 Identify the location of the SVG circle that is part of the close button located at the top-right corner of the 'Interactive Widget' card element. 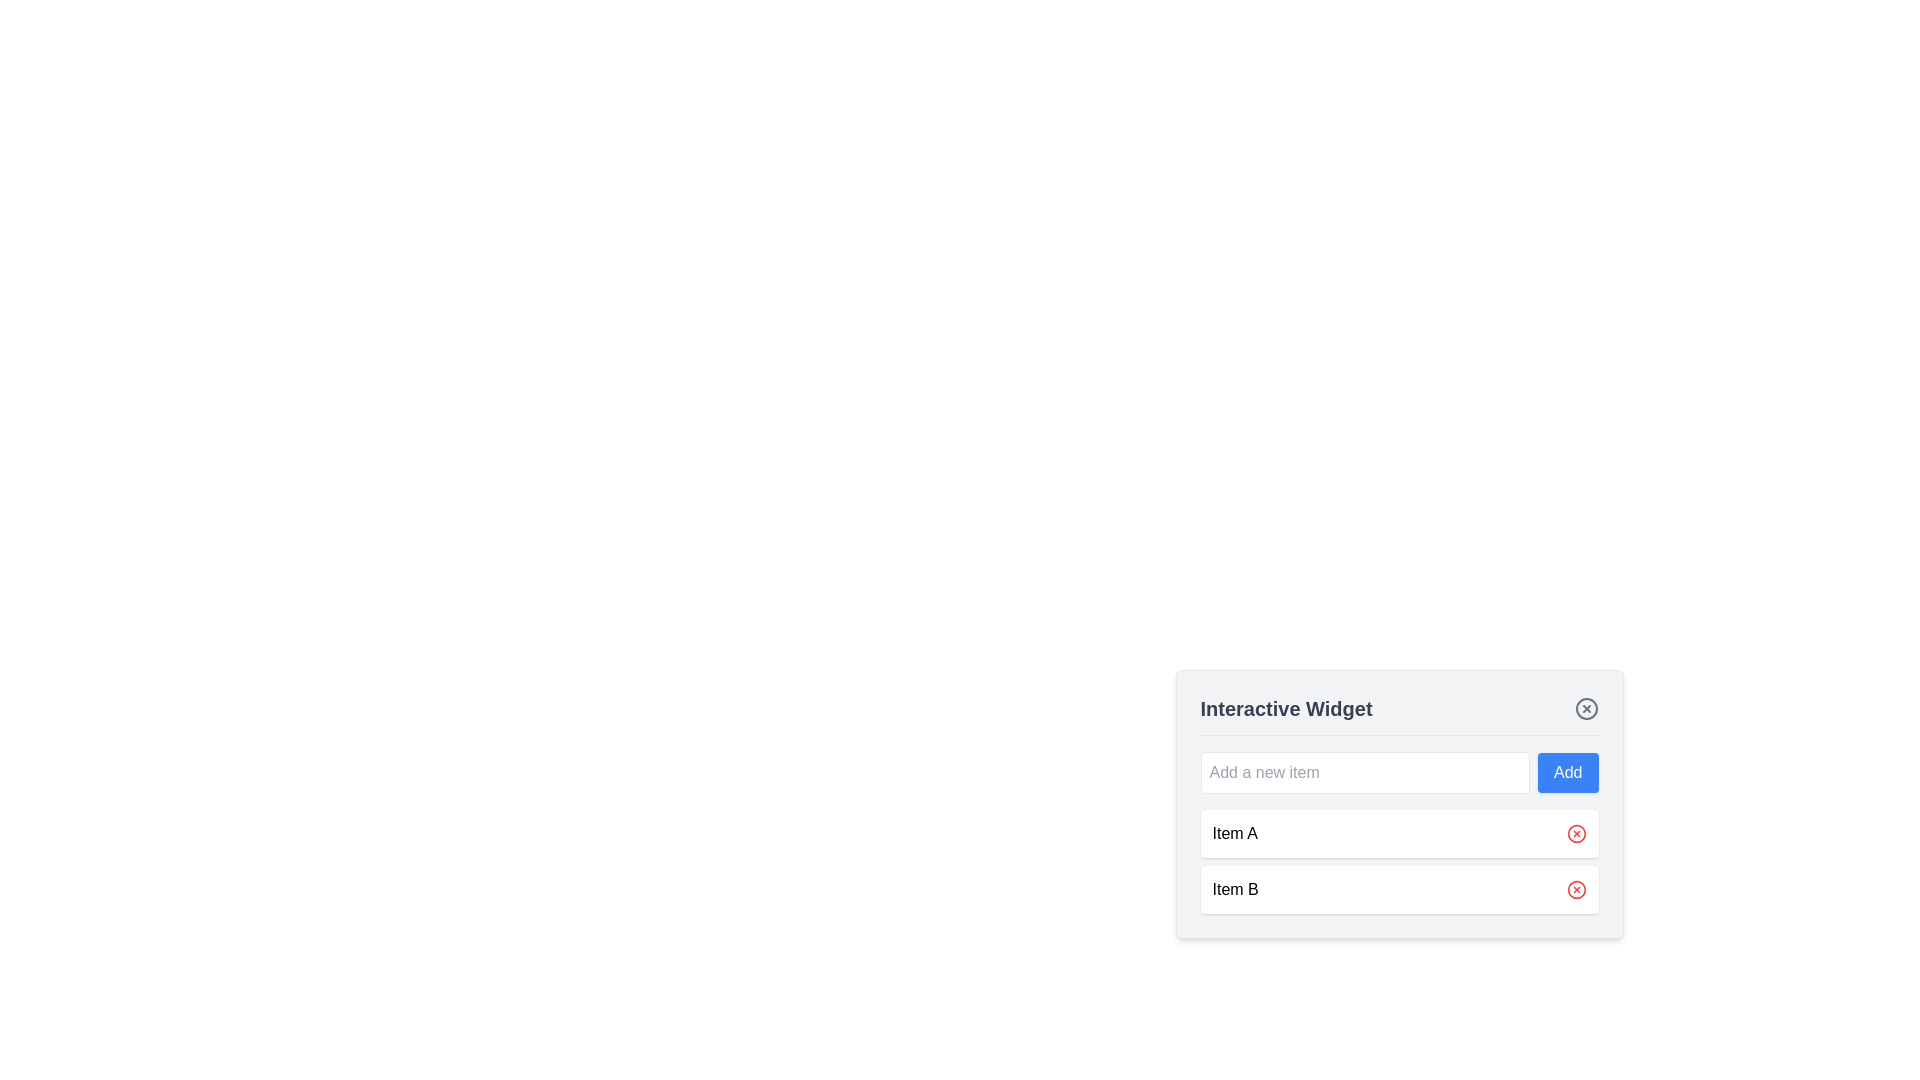
(1585, 708).